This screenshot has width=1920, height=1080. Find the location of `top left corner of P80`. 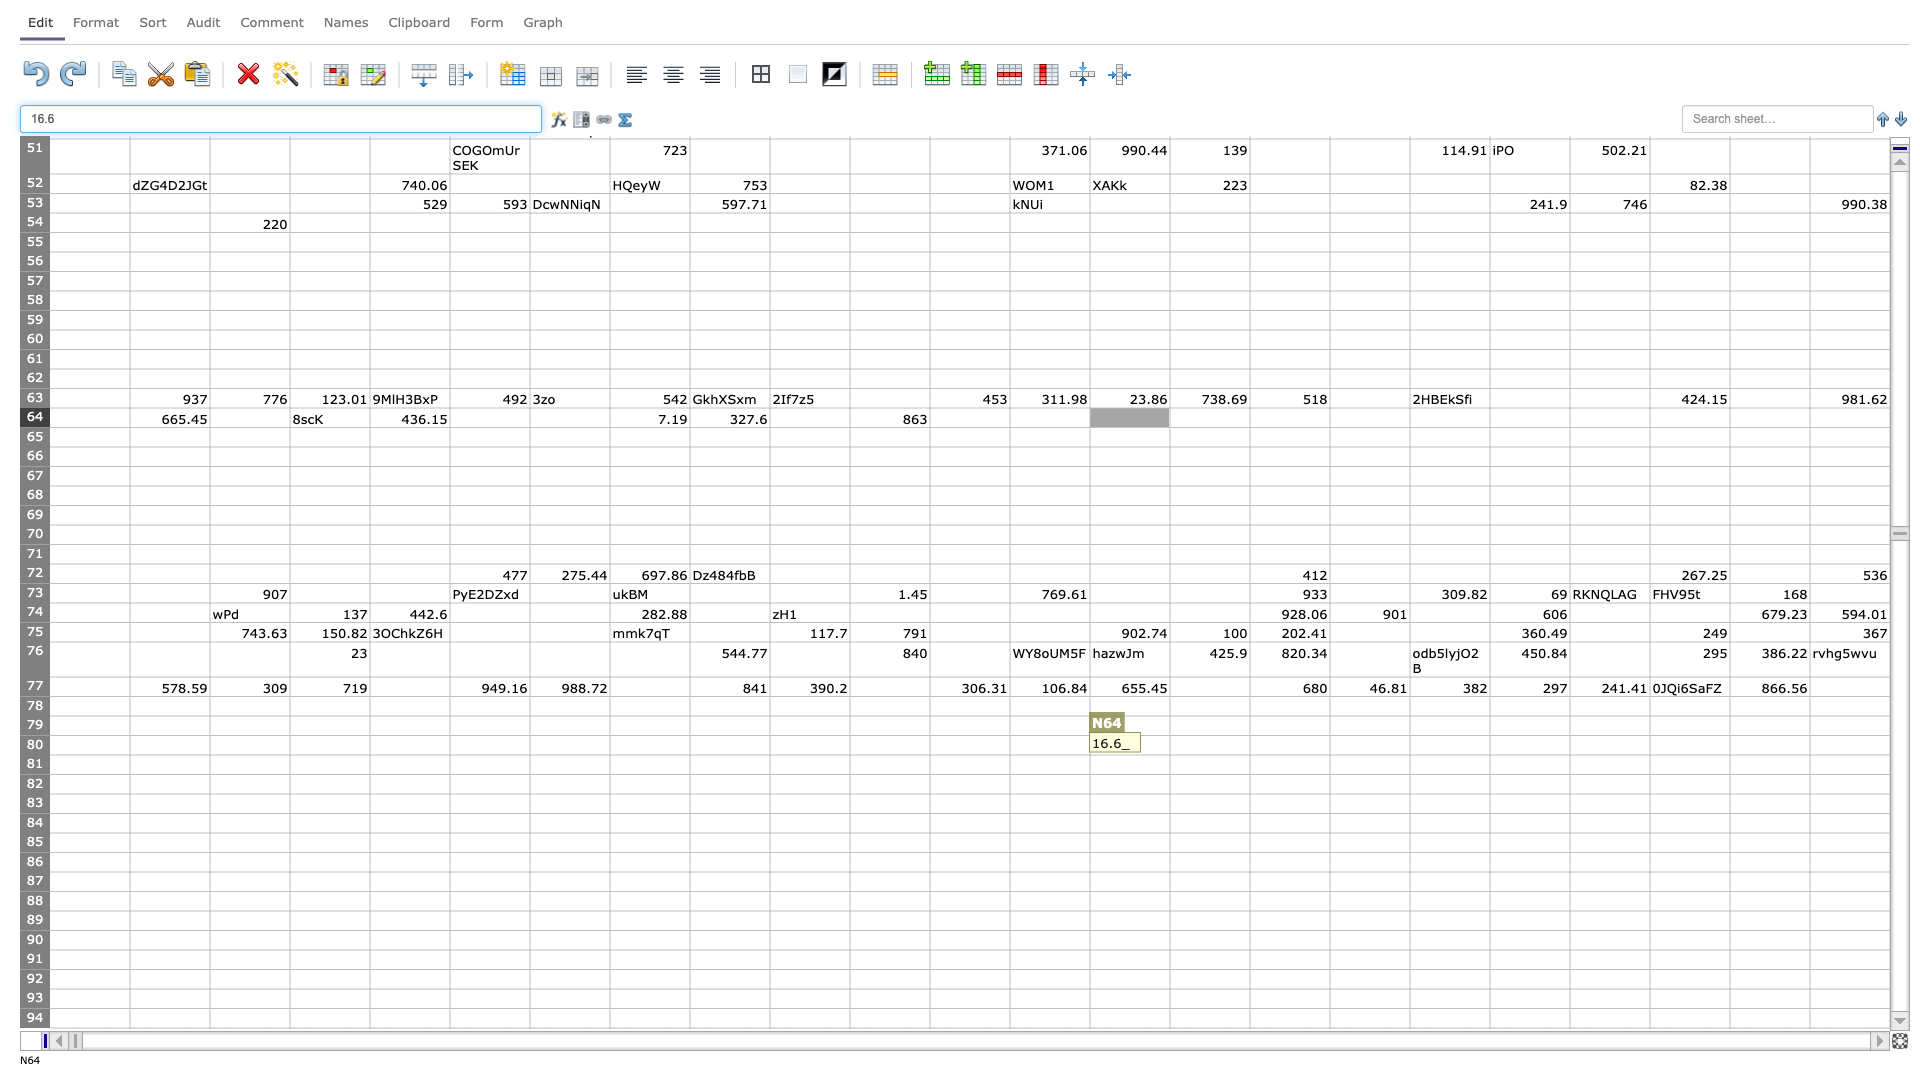

top left corner of P80 is located at coordinates (1248, 735).